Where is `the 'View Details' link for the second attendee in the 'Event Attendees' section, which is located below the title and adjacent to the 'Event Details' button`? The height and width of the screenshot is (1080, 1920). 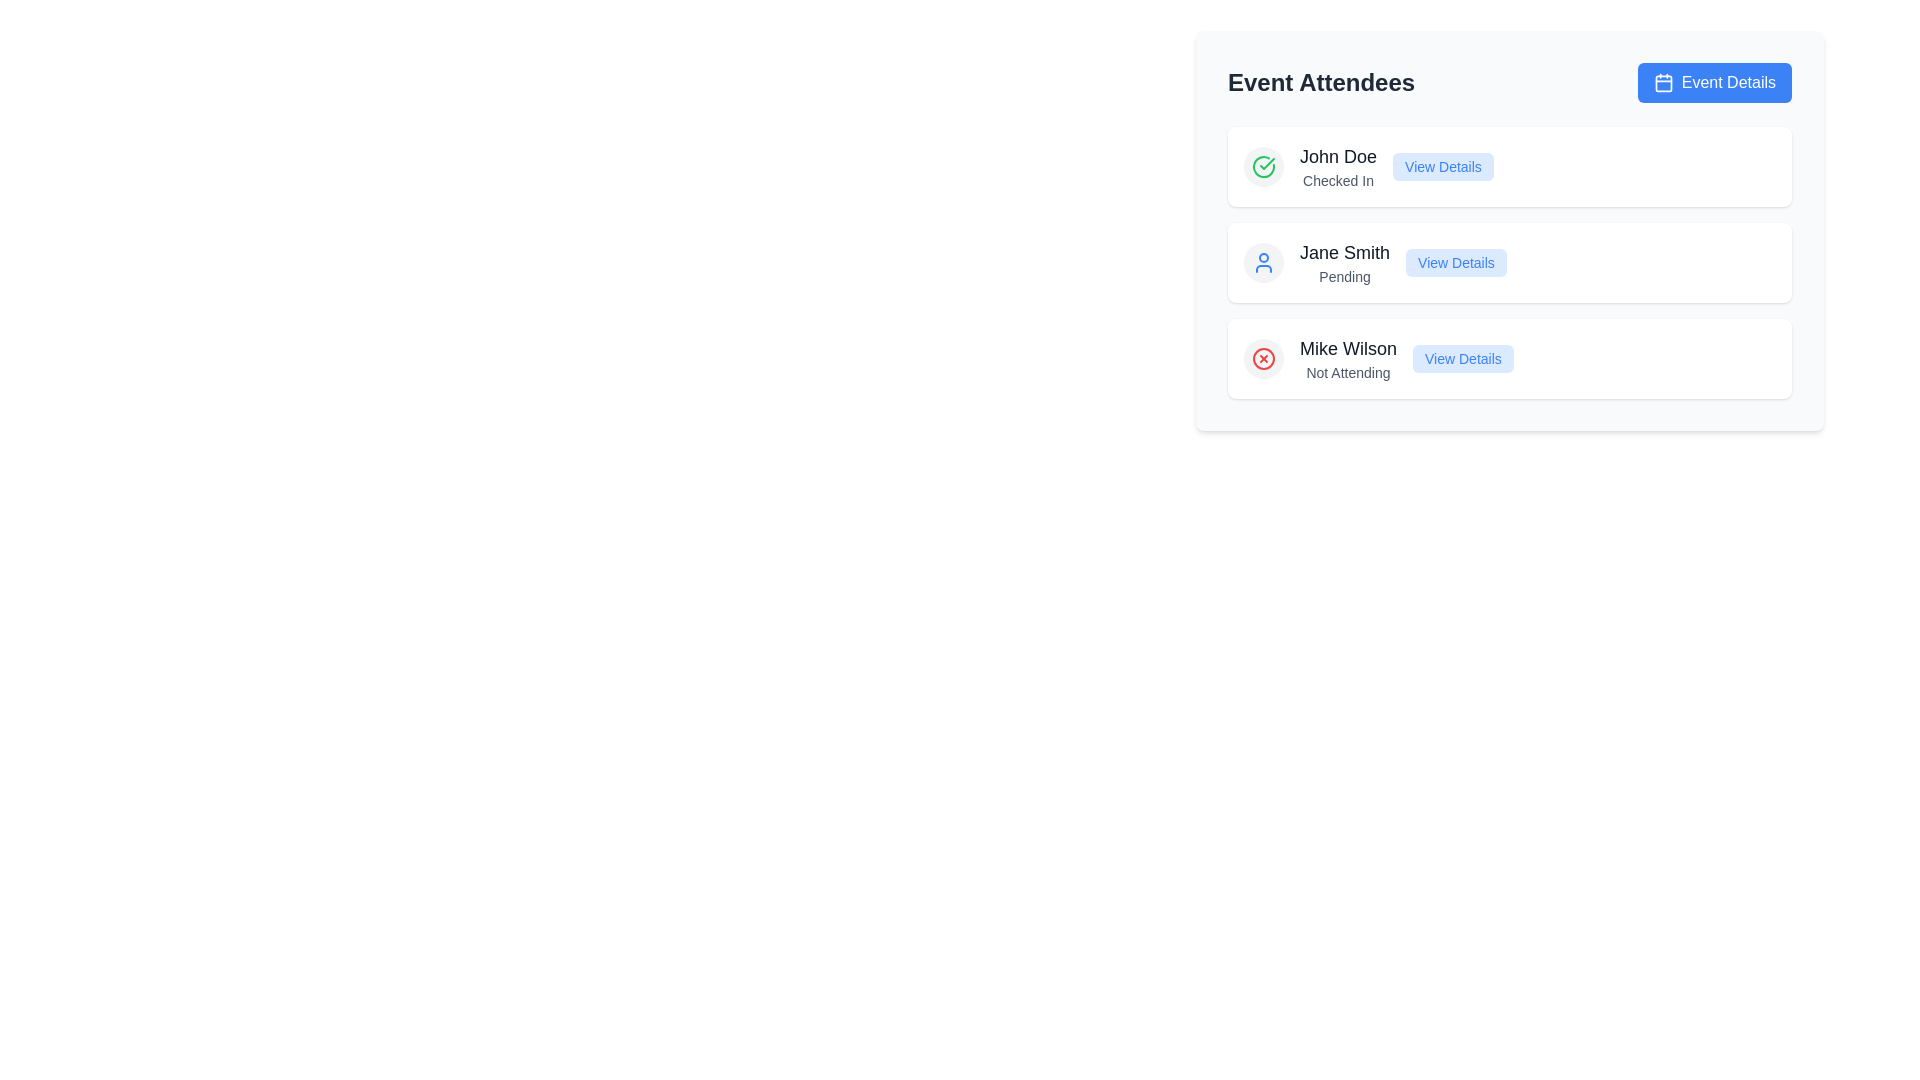 the 'View Details' link for the second attendee in the 'Event Attendees' section, which is located below the title and adjacent to the 'Event Details' button is located at coordinates (1510, 261).